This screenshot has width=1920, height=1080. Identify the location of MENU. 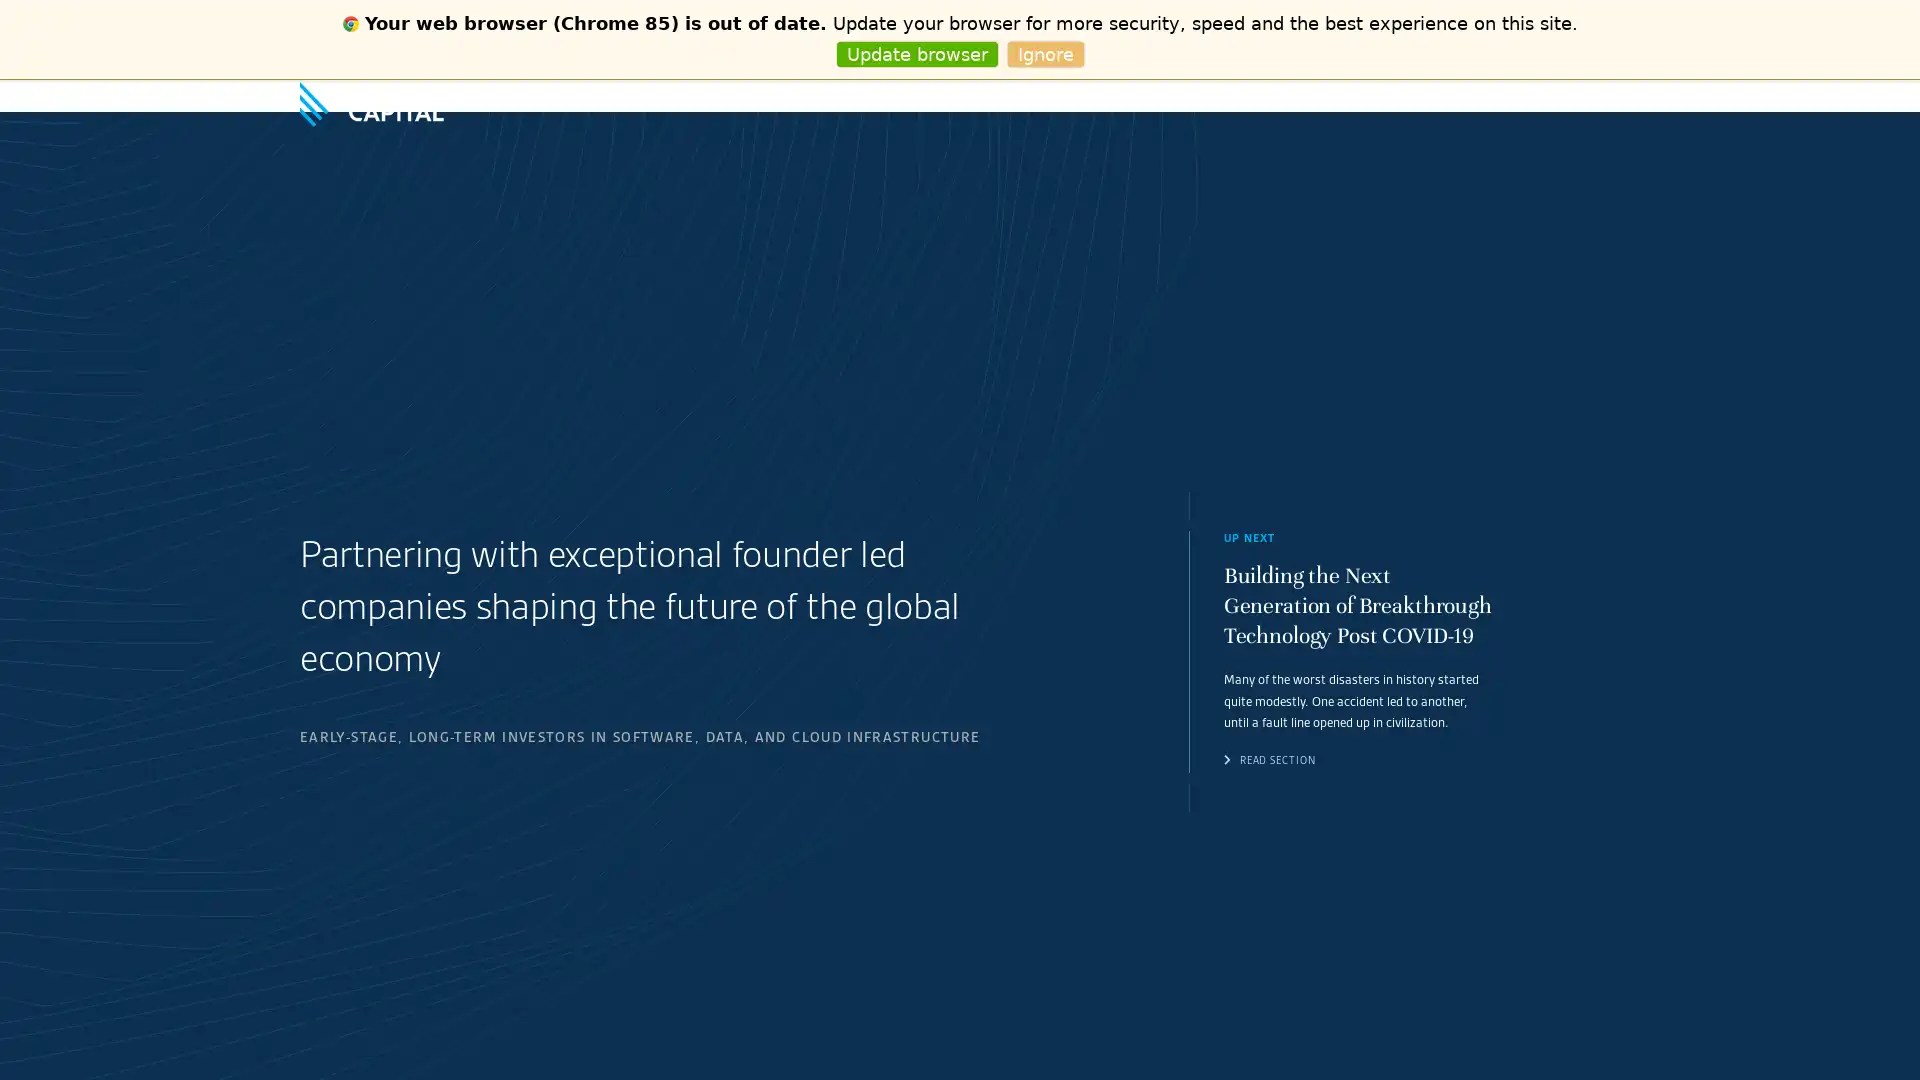
(1603, 96).